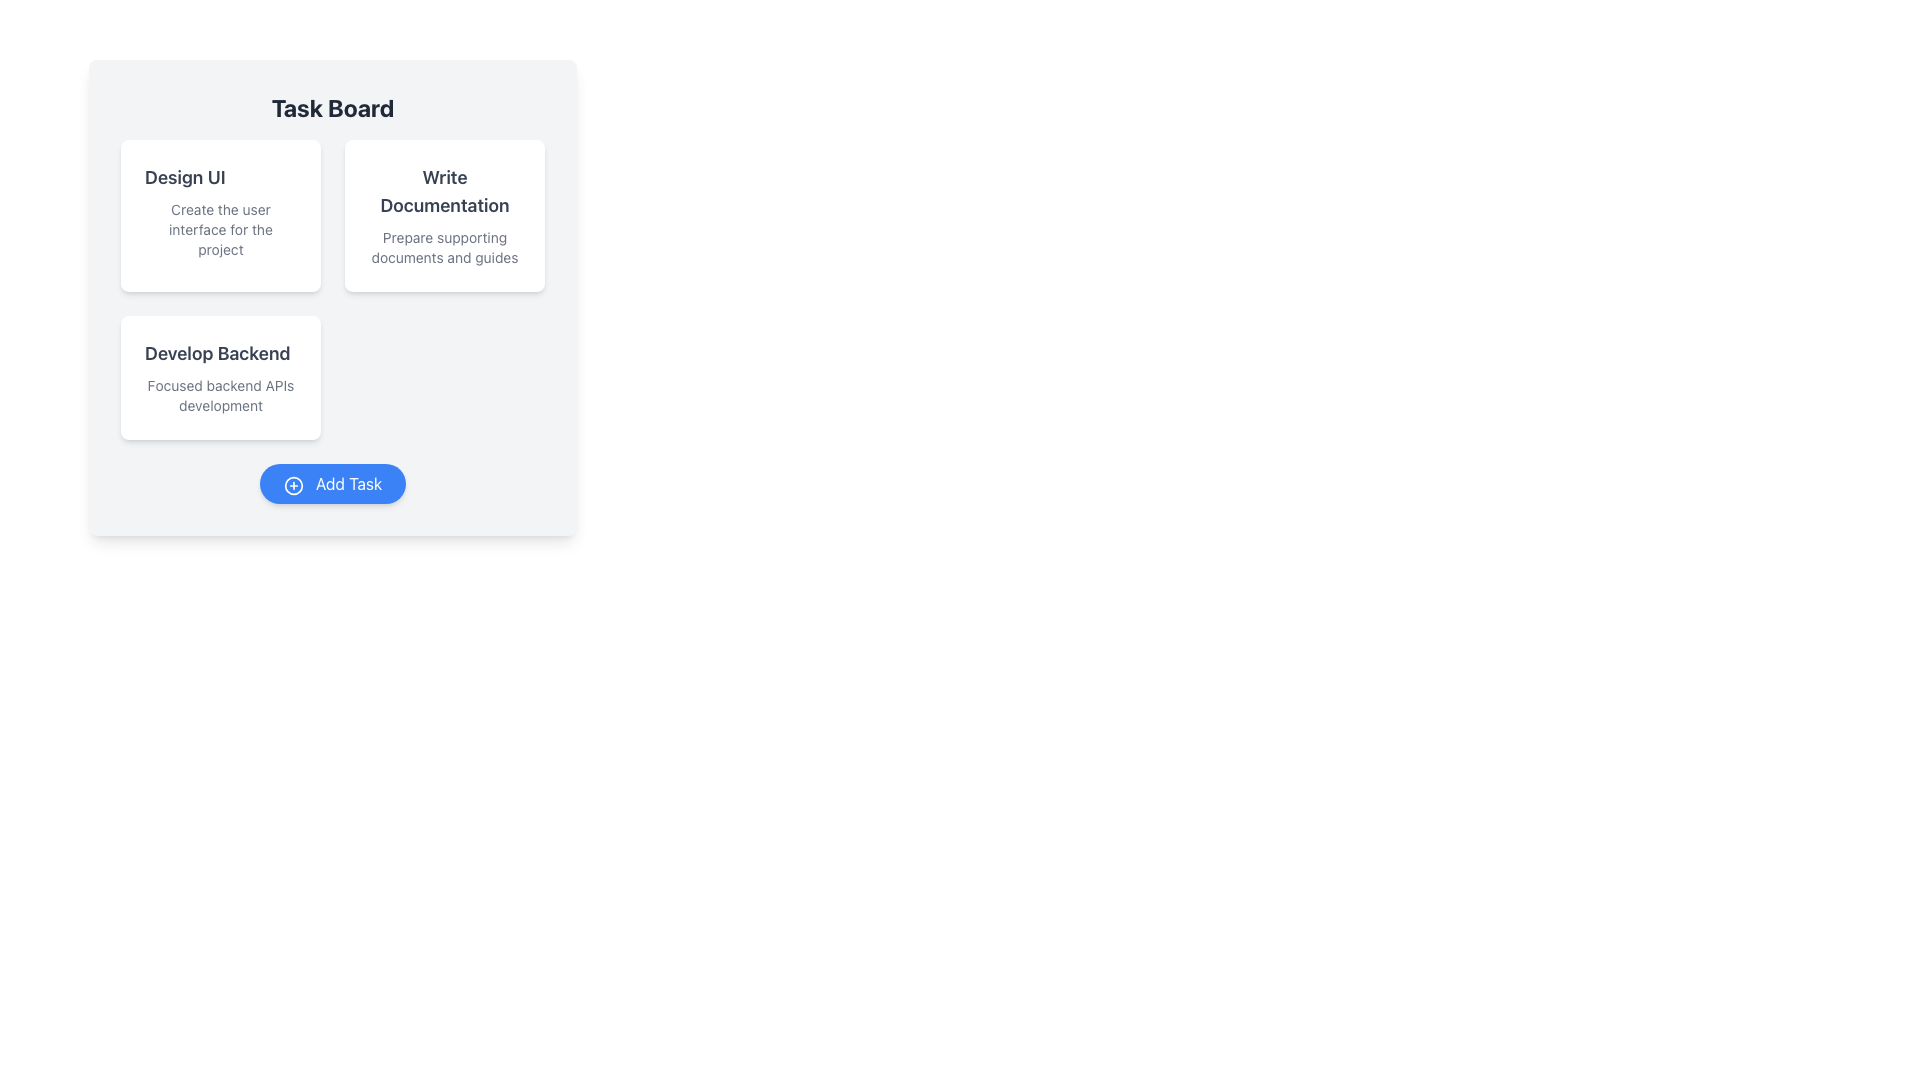 This screenshot has height=1080, width=1920. What do you see at coordinates (220, 216) in the screenshot?
I see `the 'Design UI' informational card` at bounding box center [220, 216].